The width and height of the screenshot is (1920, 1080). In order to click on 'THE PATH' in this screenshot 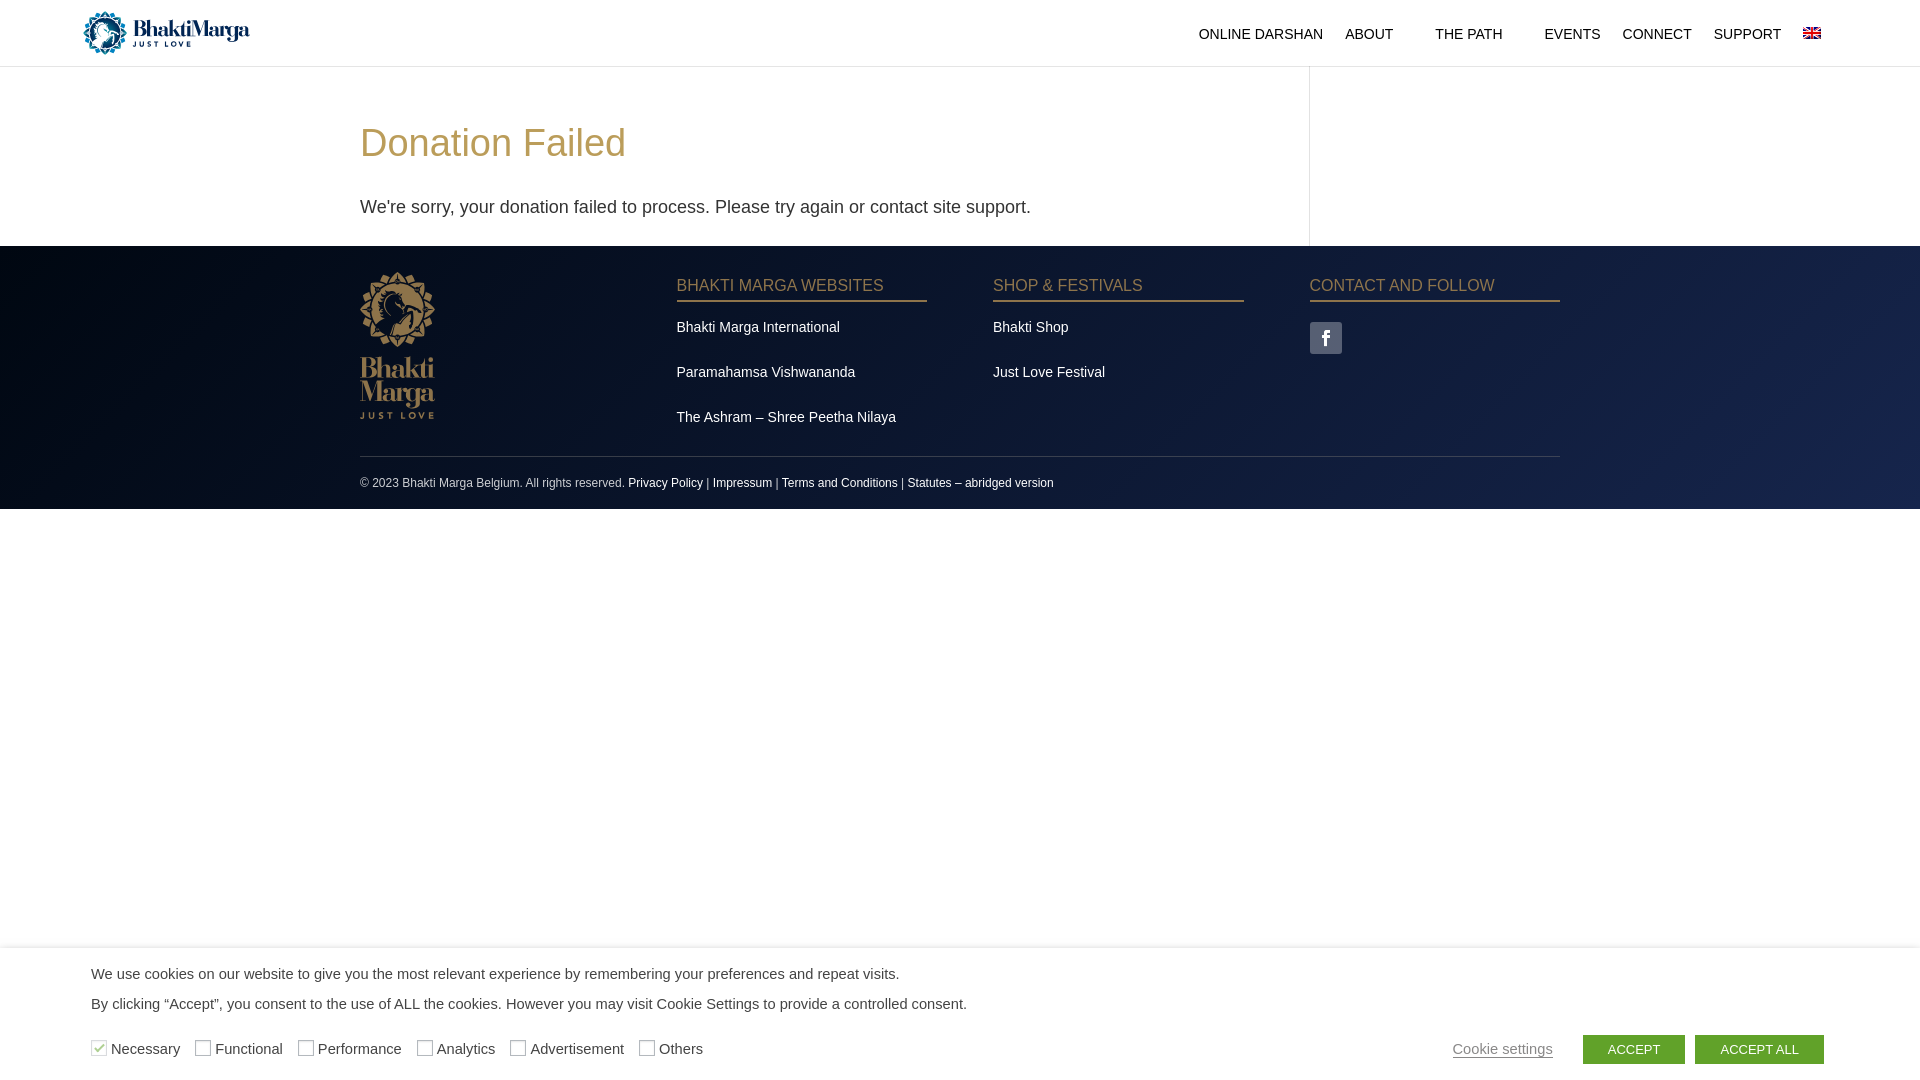, I will do `click(1478, 45)`.